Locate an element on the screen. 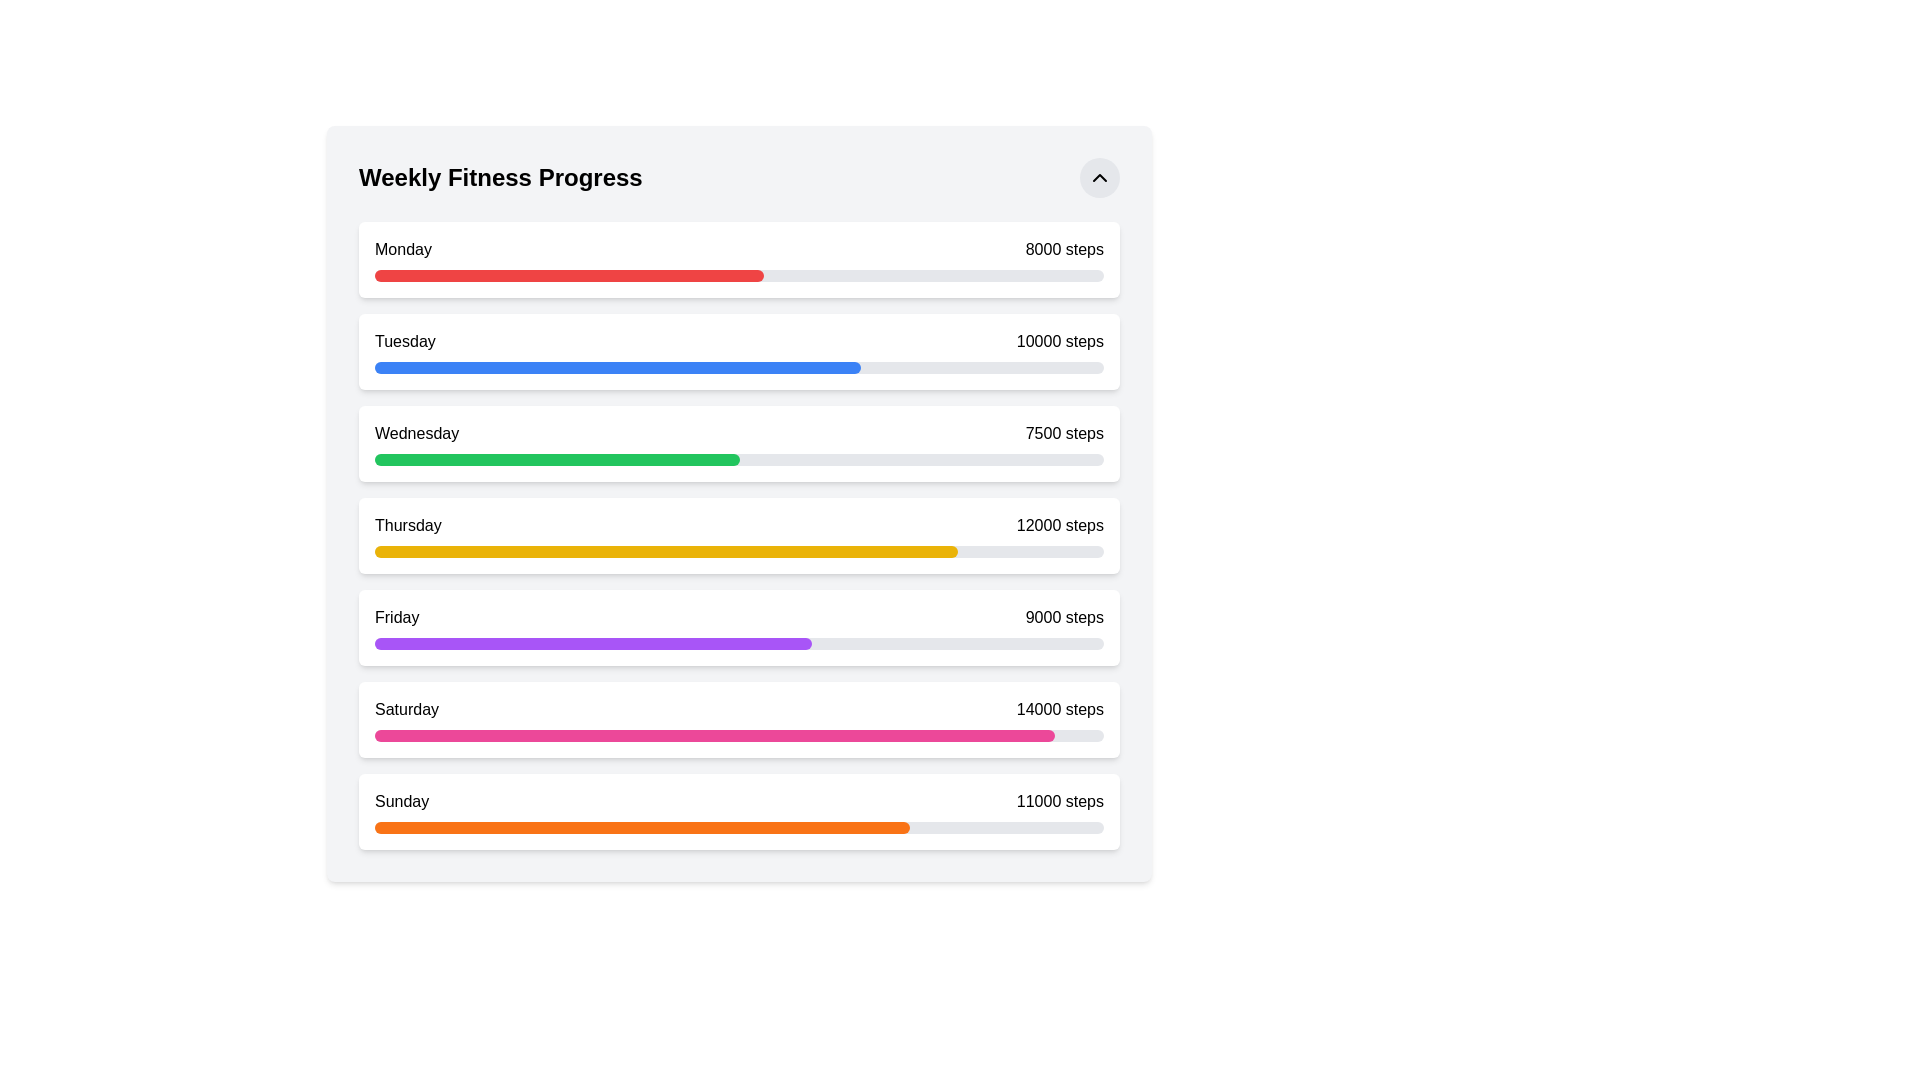  the Progress bar component displaying step count for Tuesday is located at coordinates (738, 350).